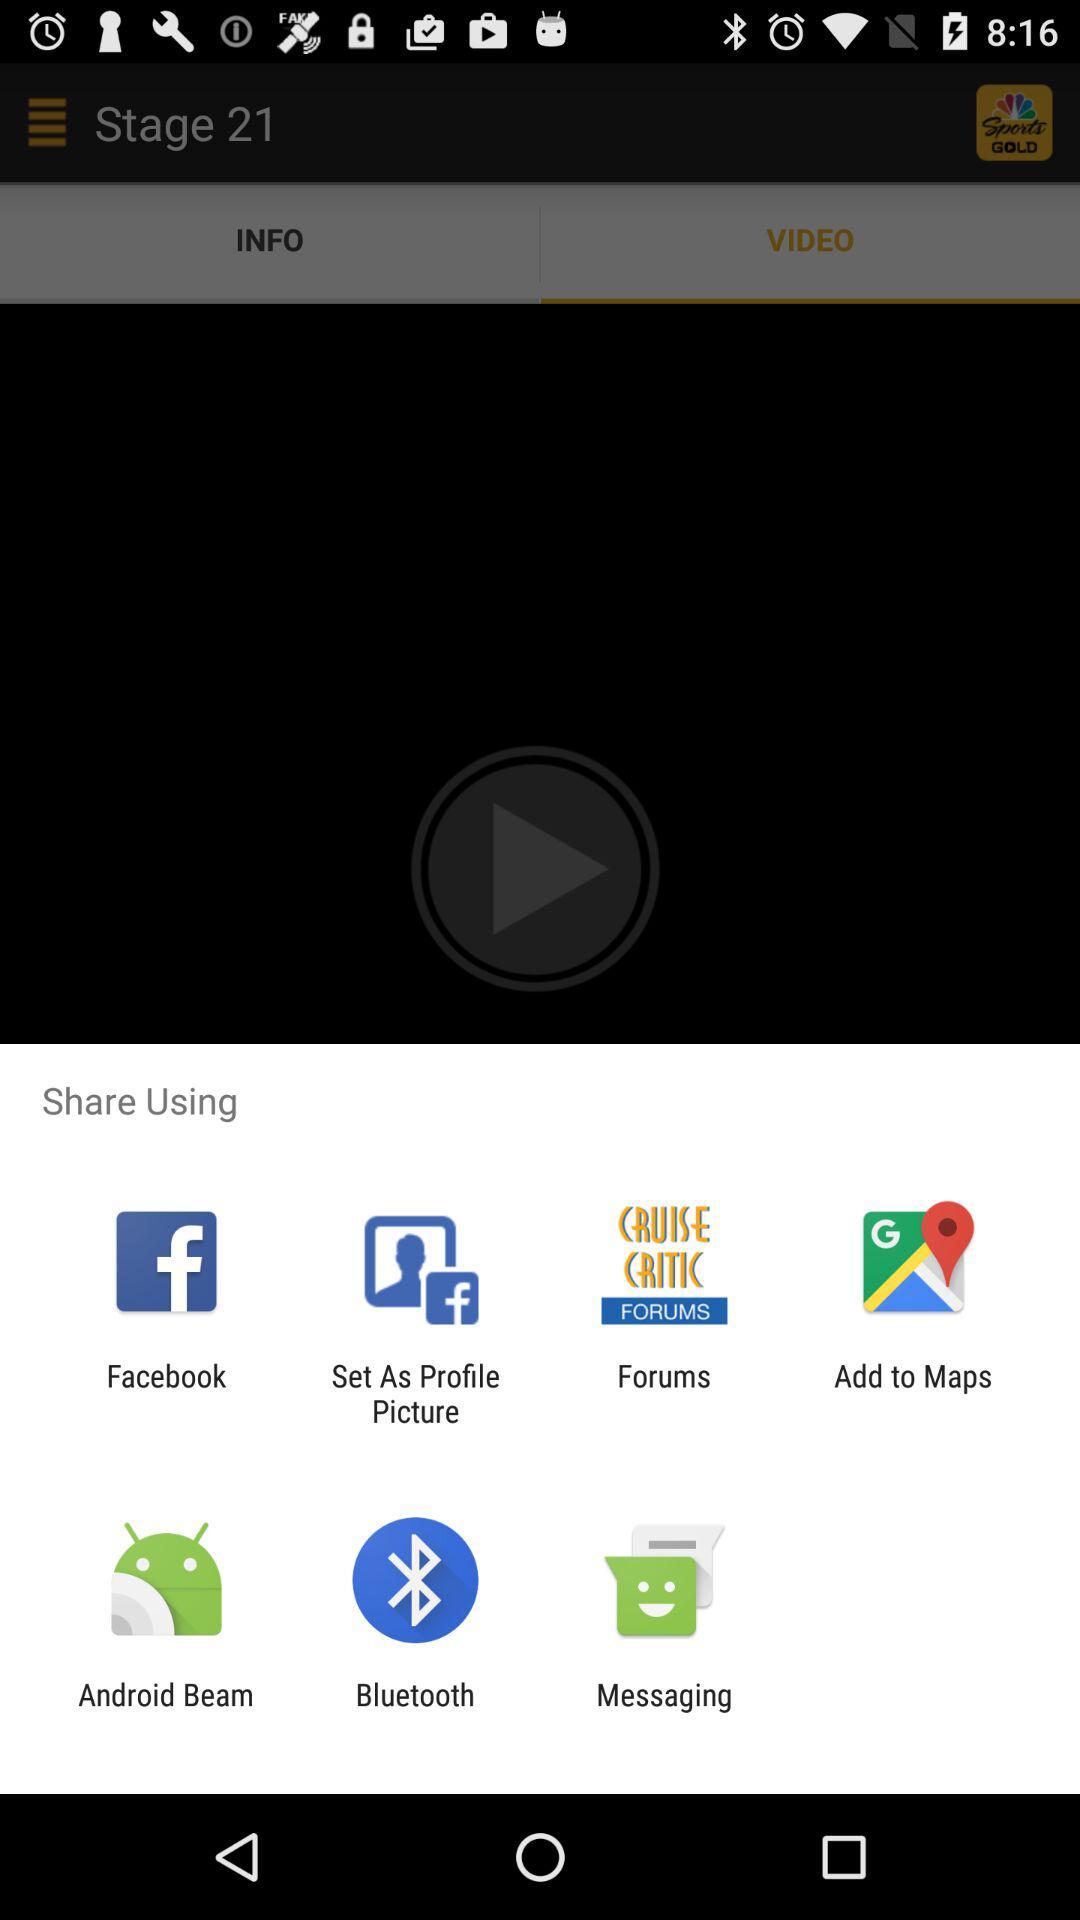  Describe the element at coordinates (414, 1392) in the screenshot. I see `icon next to the facebook icon` at that location.